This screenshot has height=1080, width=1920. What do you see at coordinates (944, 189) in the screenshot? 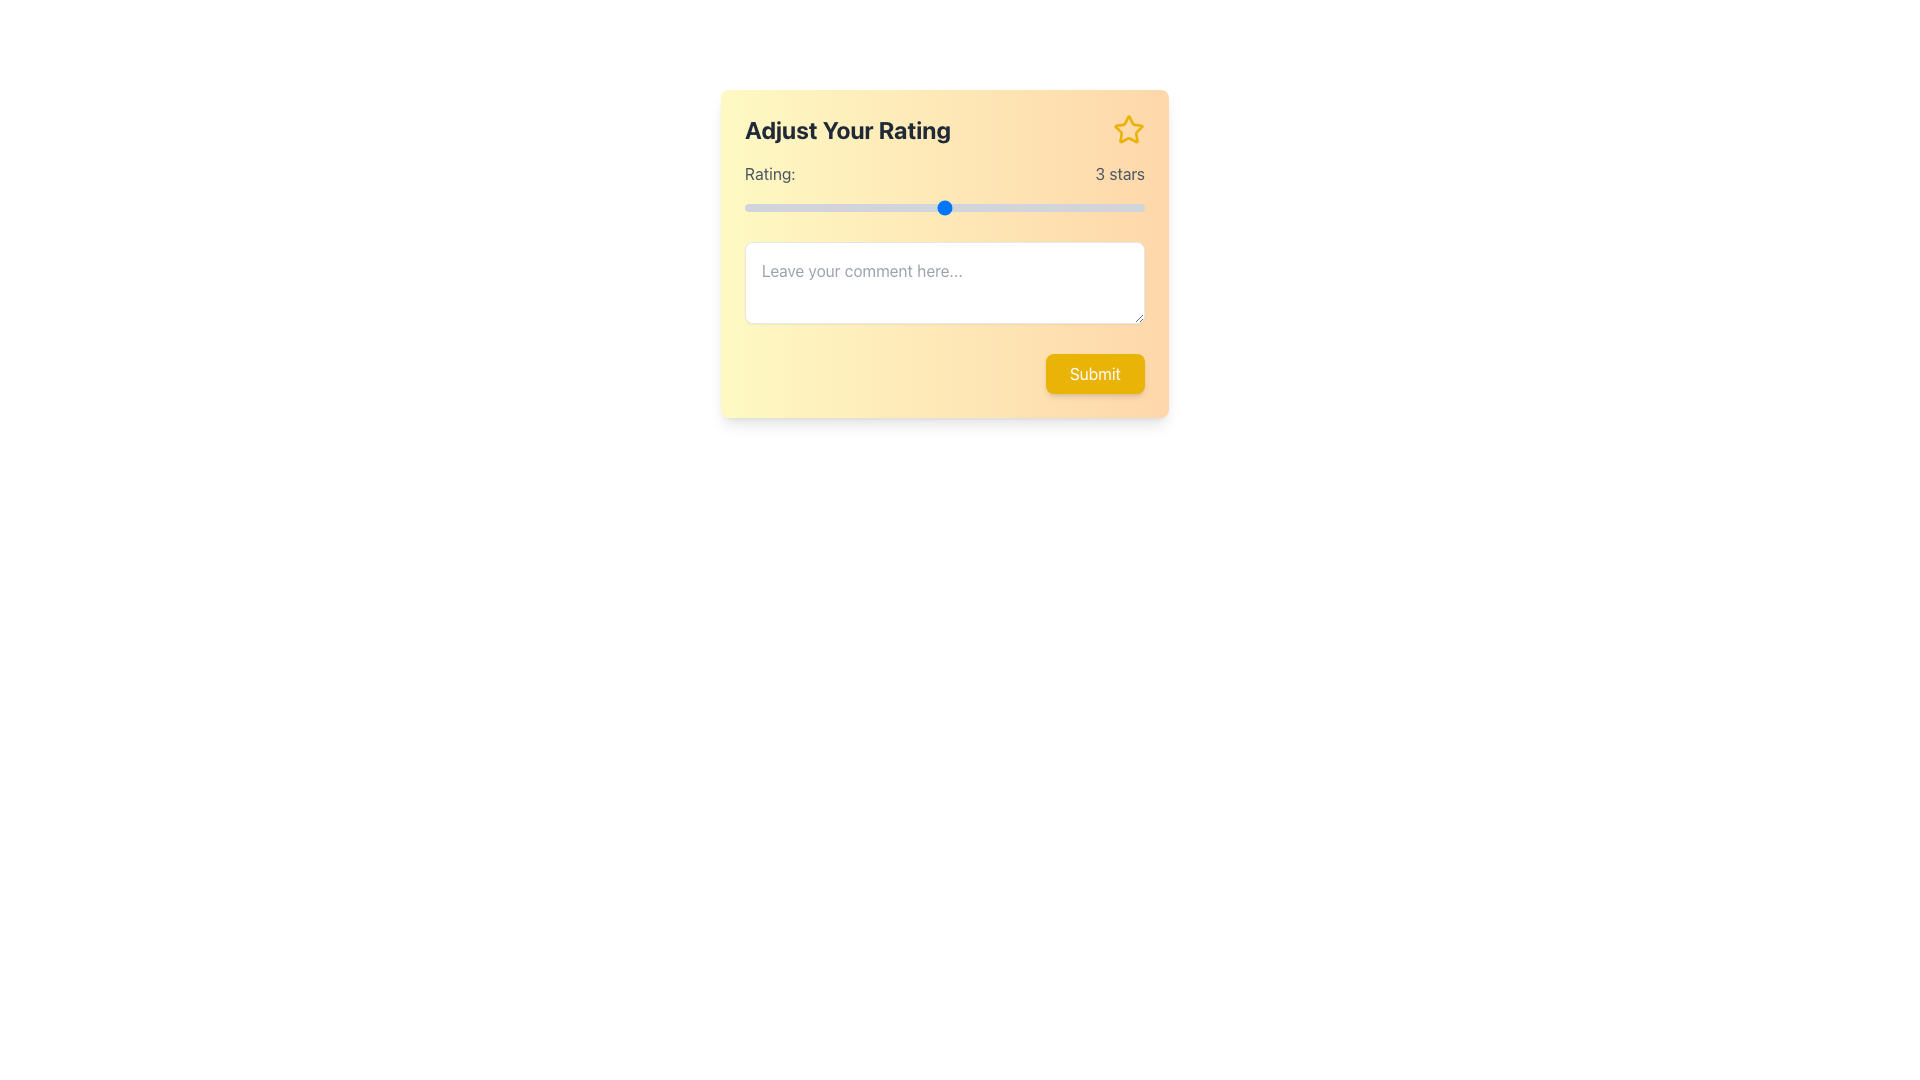
I see `the rating slider to adjust the handle position, which is labeled 'Rating:' and currently shows '3 stars', located centrally below 'Adjust Your Rating'` at bounding box center [944, 189].